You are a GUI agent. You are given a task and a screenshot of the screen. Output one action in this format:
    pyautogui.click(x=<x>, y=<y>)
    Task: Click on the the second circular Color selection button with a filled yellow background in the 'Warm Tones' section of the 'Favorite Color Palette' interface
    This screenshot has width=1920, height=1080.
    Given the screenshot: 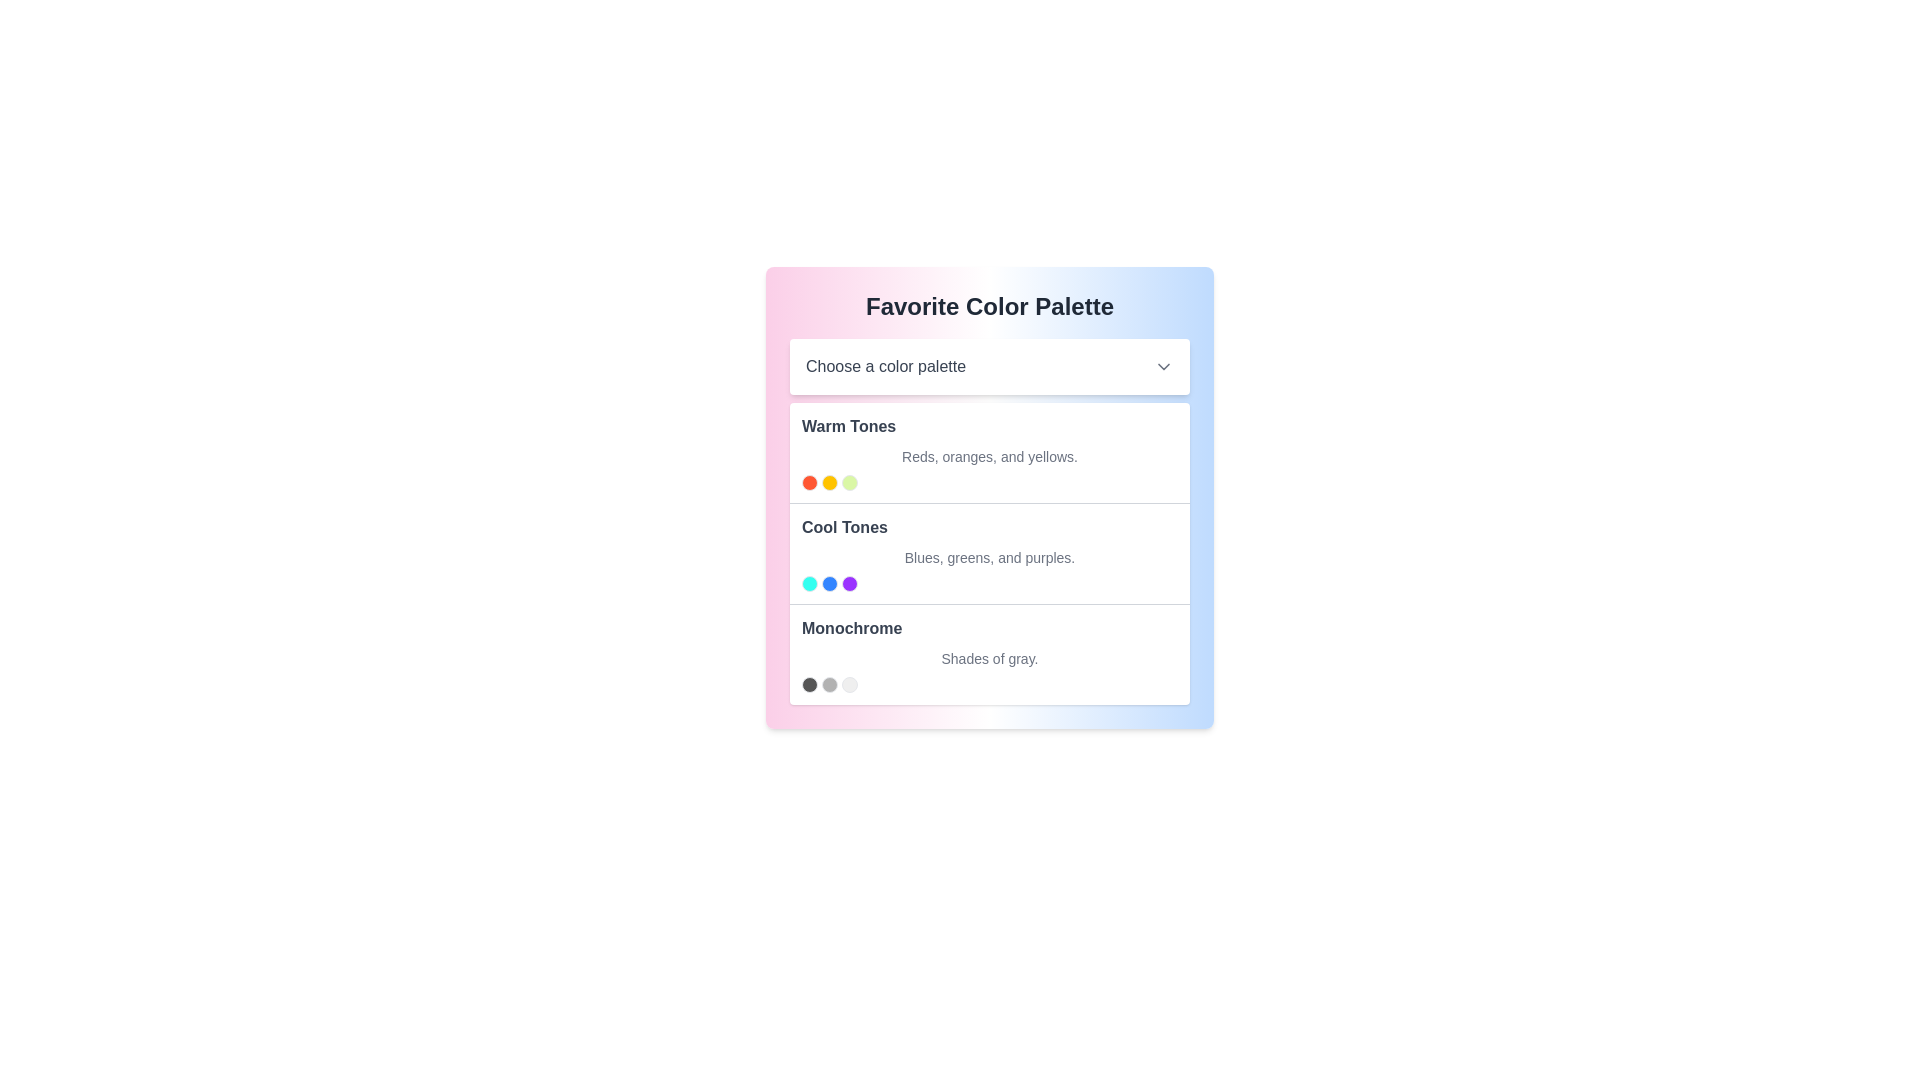 What is the action you would take?
    pyautogui.click(x=830, y=482)
    